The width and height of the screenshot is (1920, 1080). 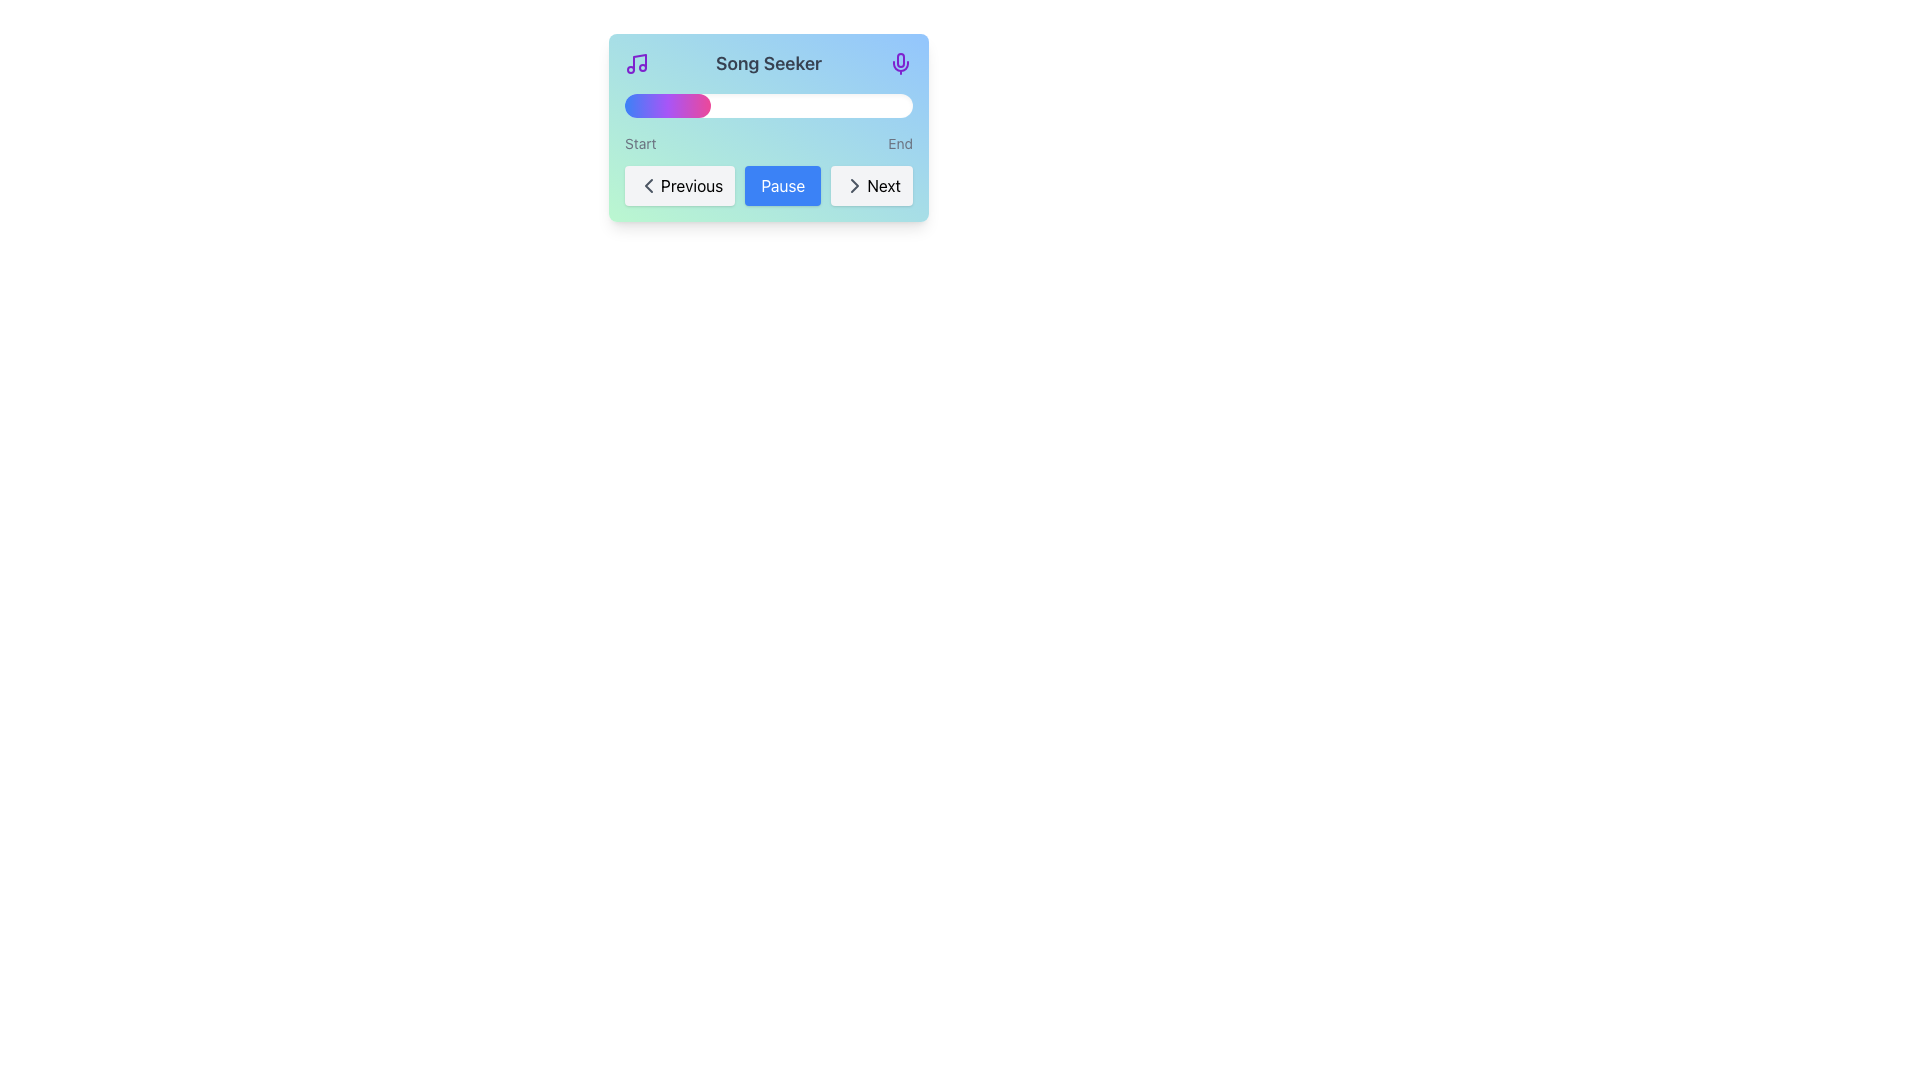 I want to click on the navigation icon aligned to the right side of the 'Next' button within the 'Song Seeker' interface component, so click(x=855, y=185).